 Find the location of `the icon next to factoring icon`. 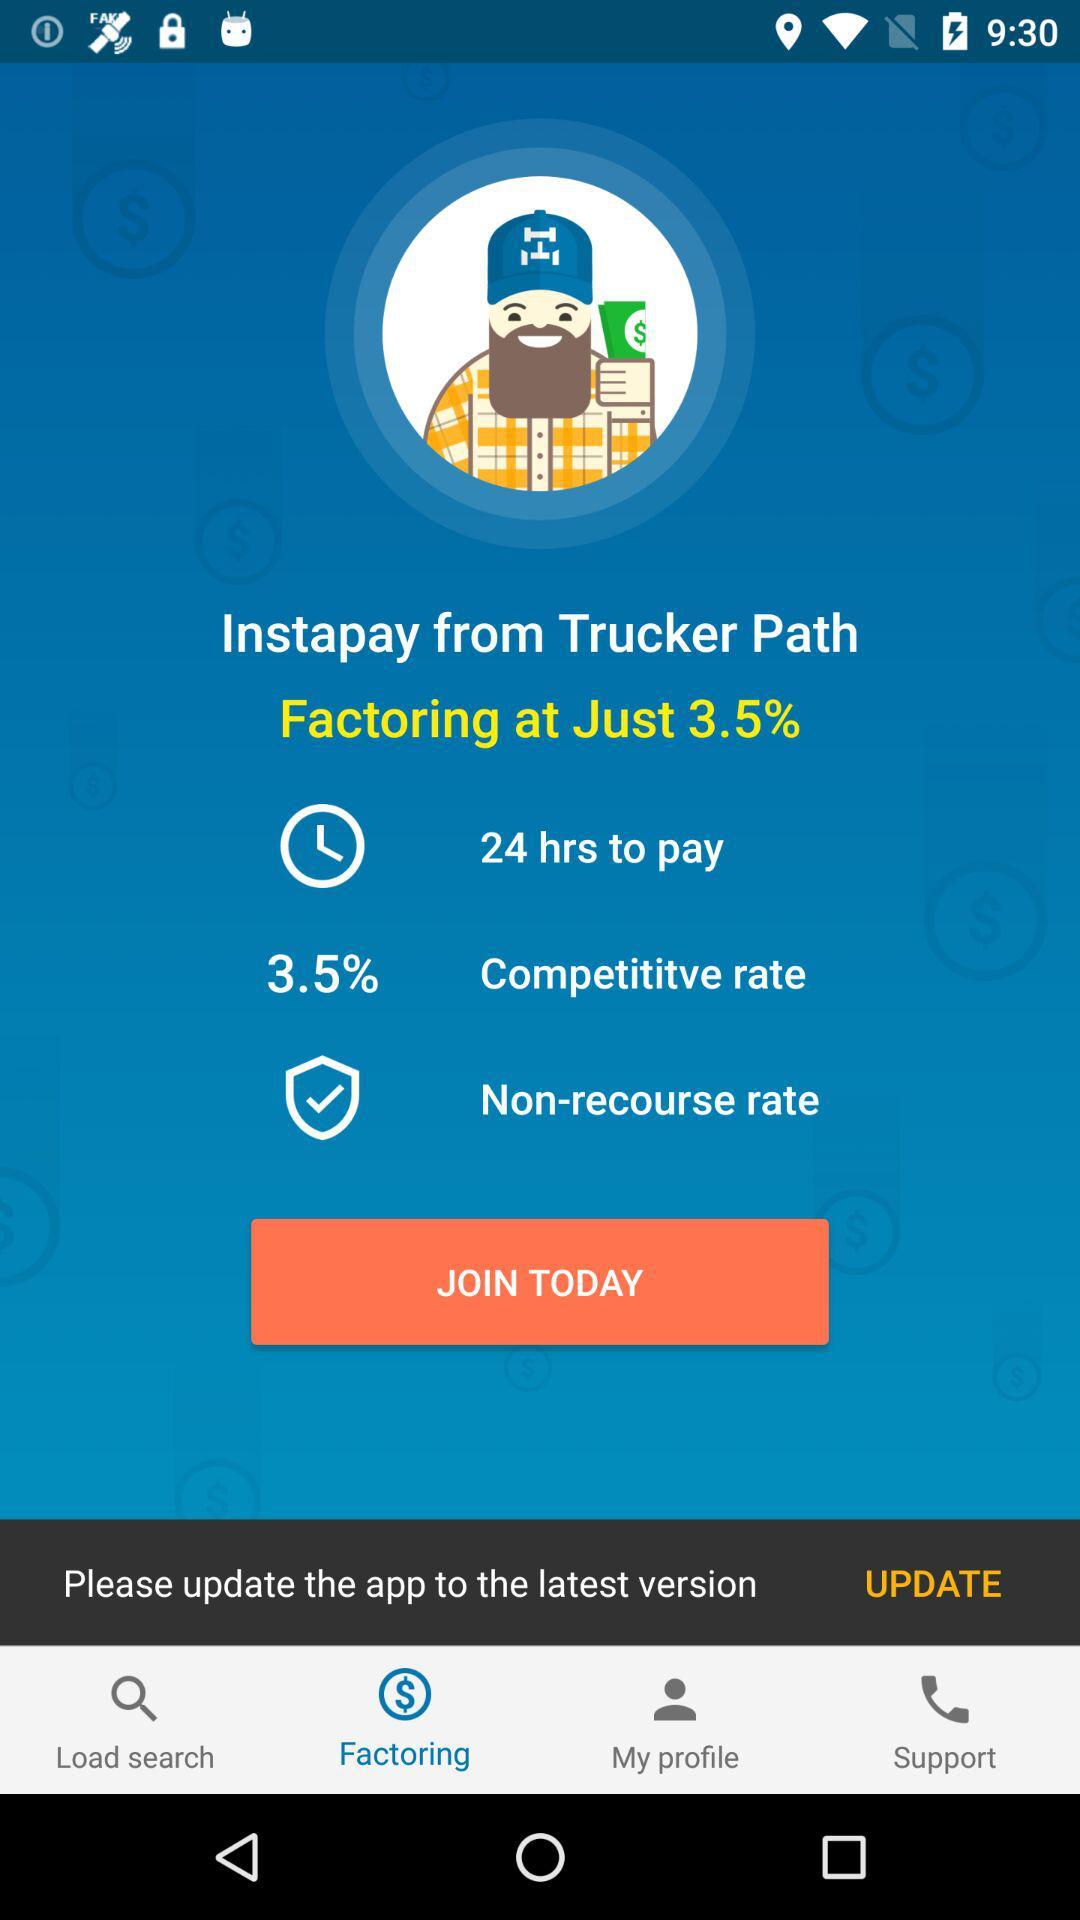

the icon next to factoring icon is located at coordinates (135, 1719).